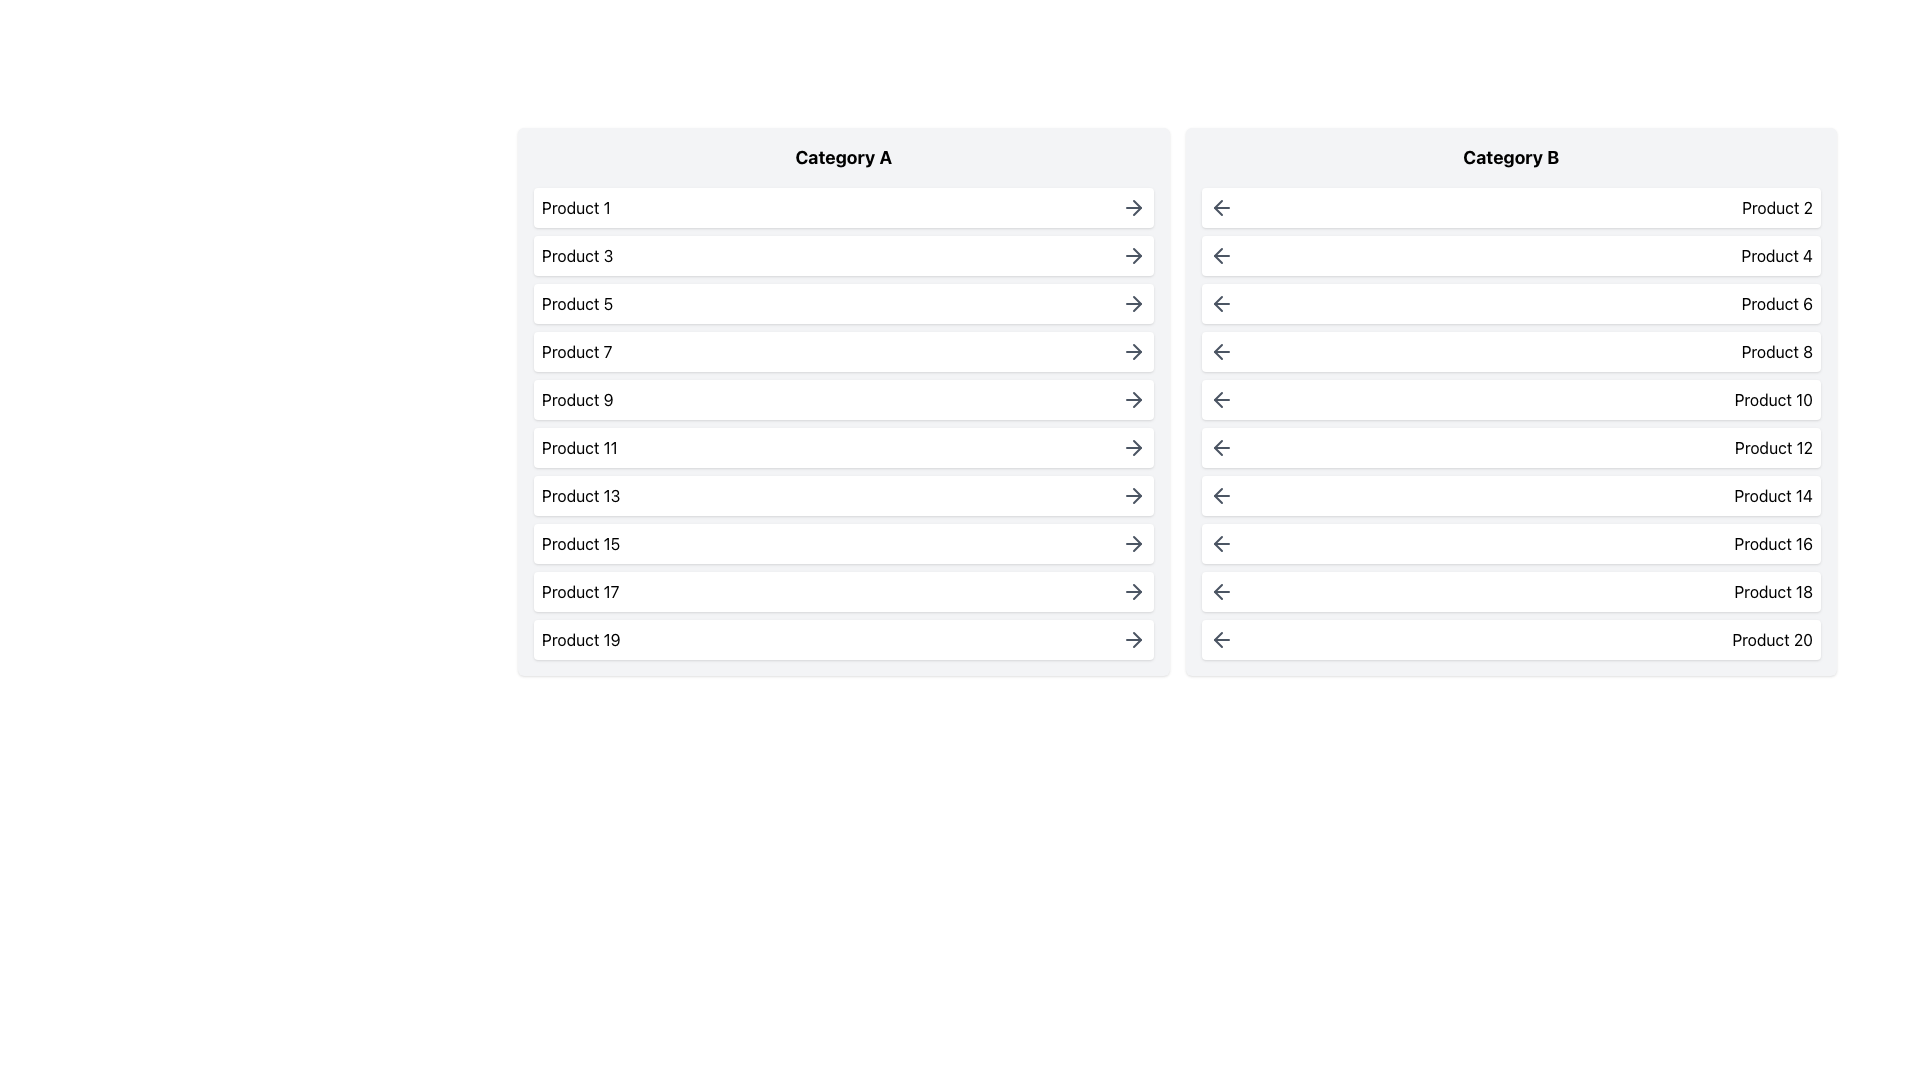 The image size is (1920, 1080). I want to click on the text label displaying 'Product 10' located in the second category column labeled 'Category B', corresponding to the 5th product in the list, so click(1773, 400).